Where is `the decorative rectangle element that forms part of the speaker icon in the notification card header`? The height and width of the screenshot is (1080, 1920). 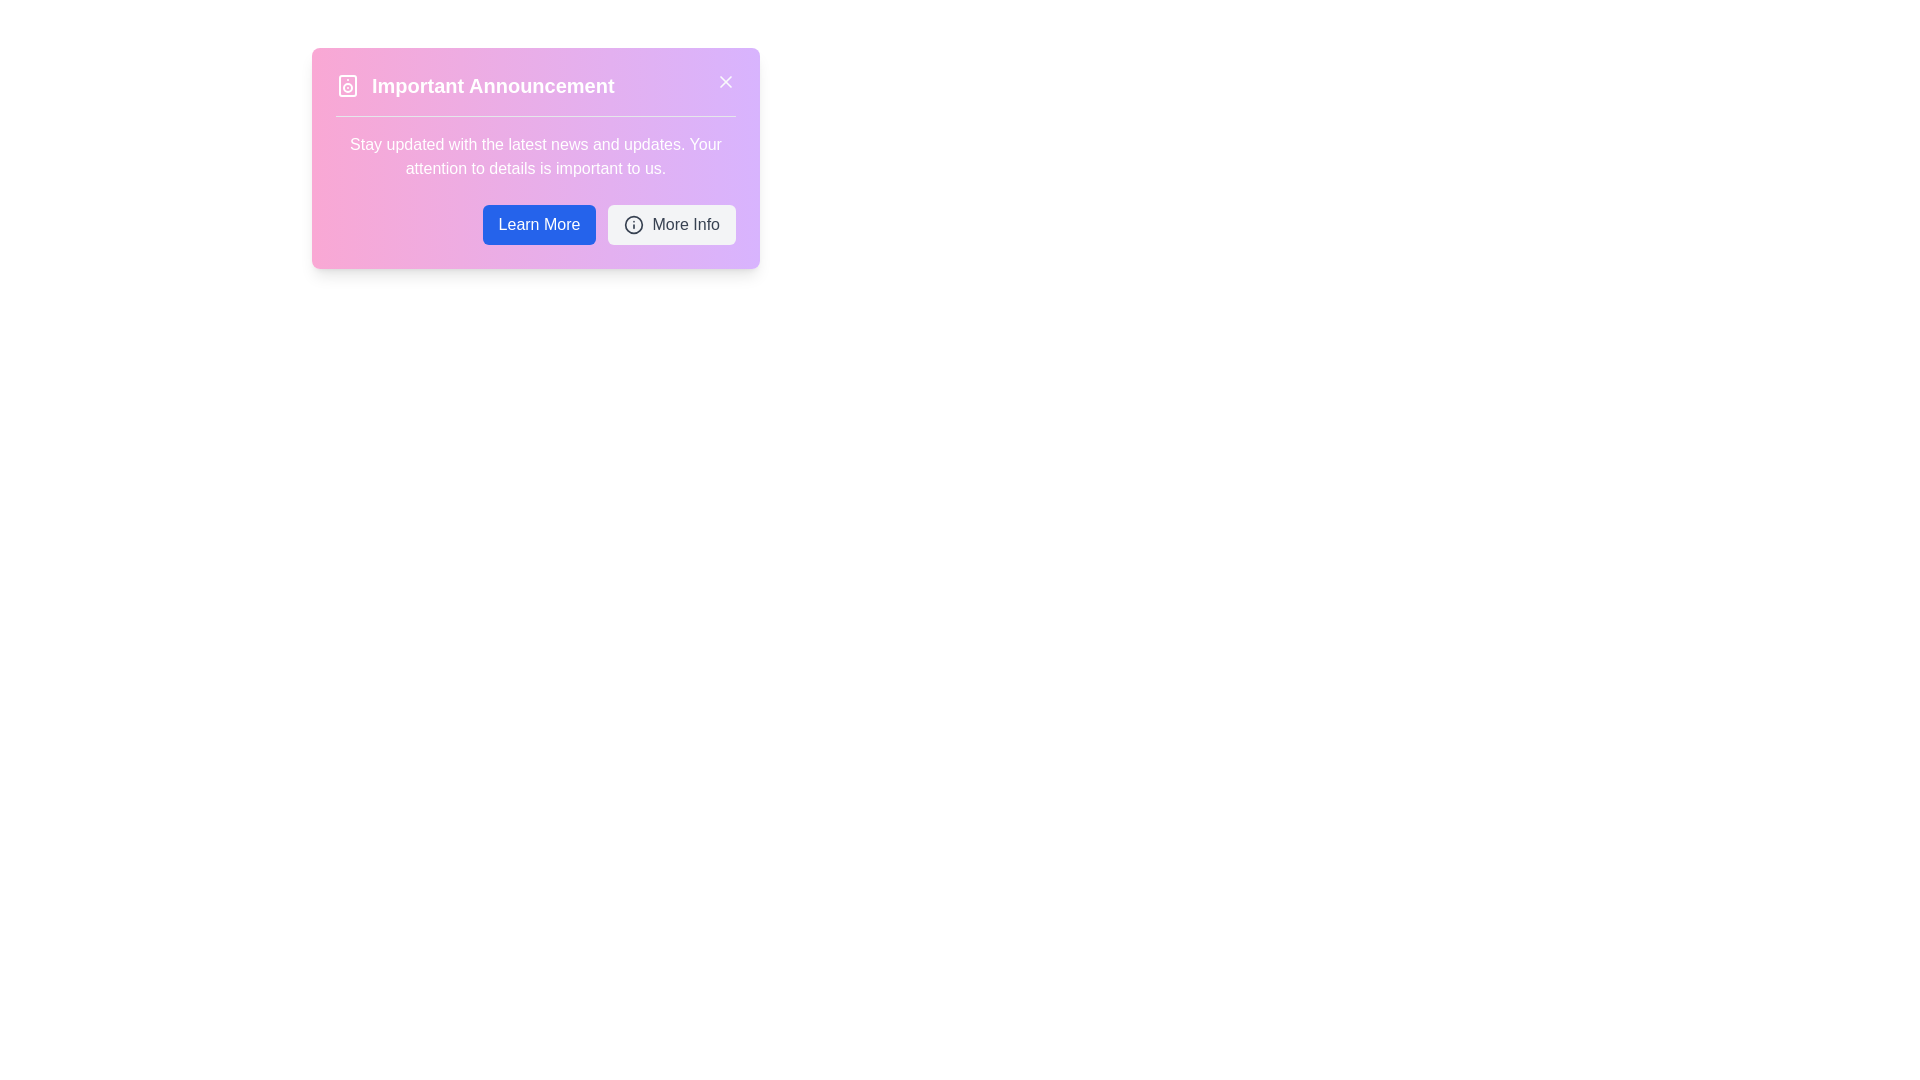
the decorative rectangle element that forms part of the speaker icon in the notification card header is located at coordinates (347, 84).